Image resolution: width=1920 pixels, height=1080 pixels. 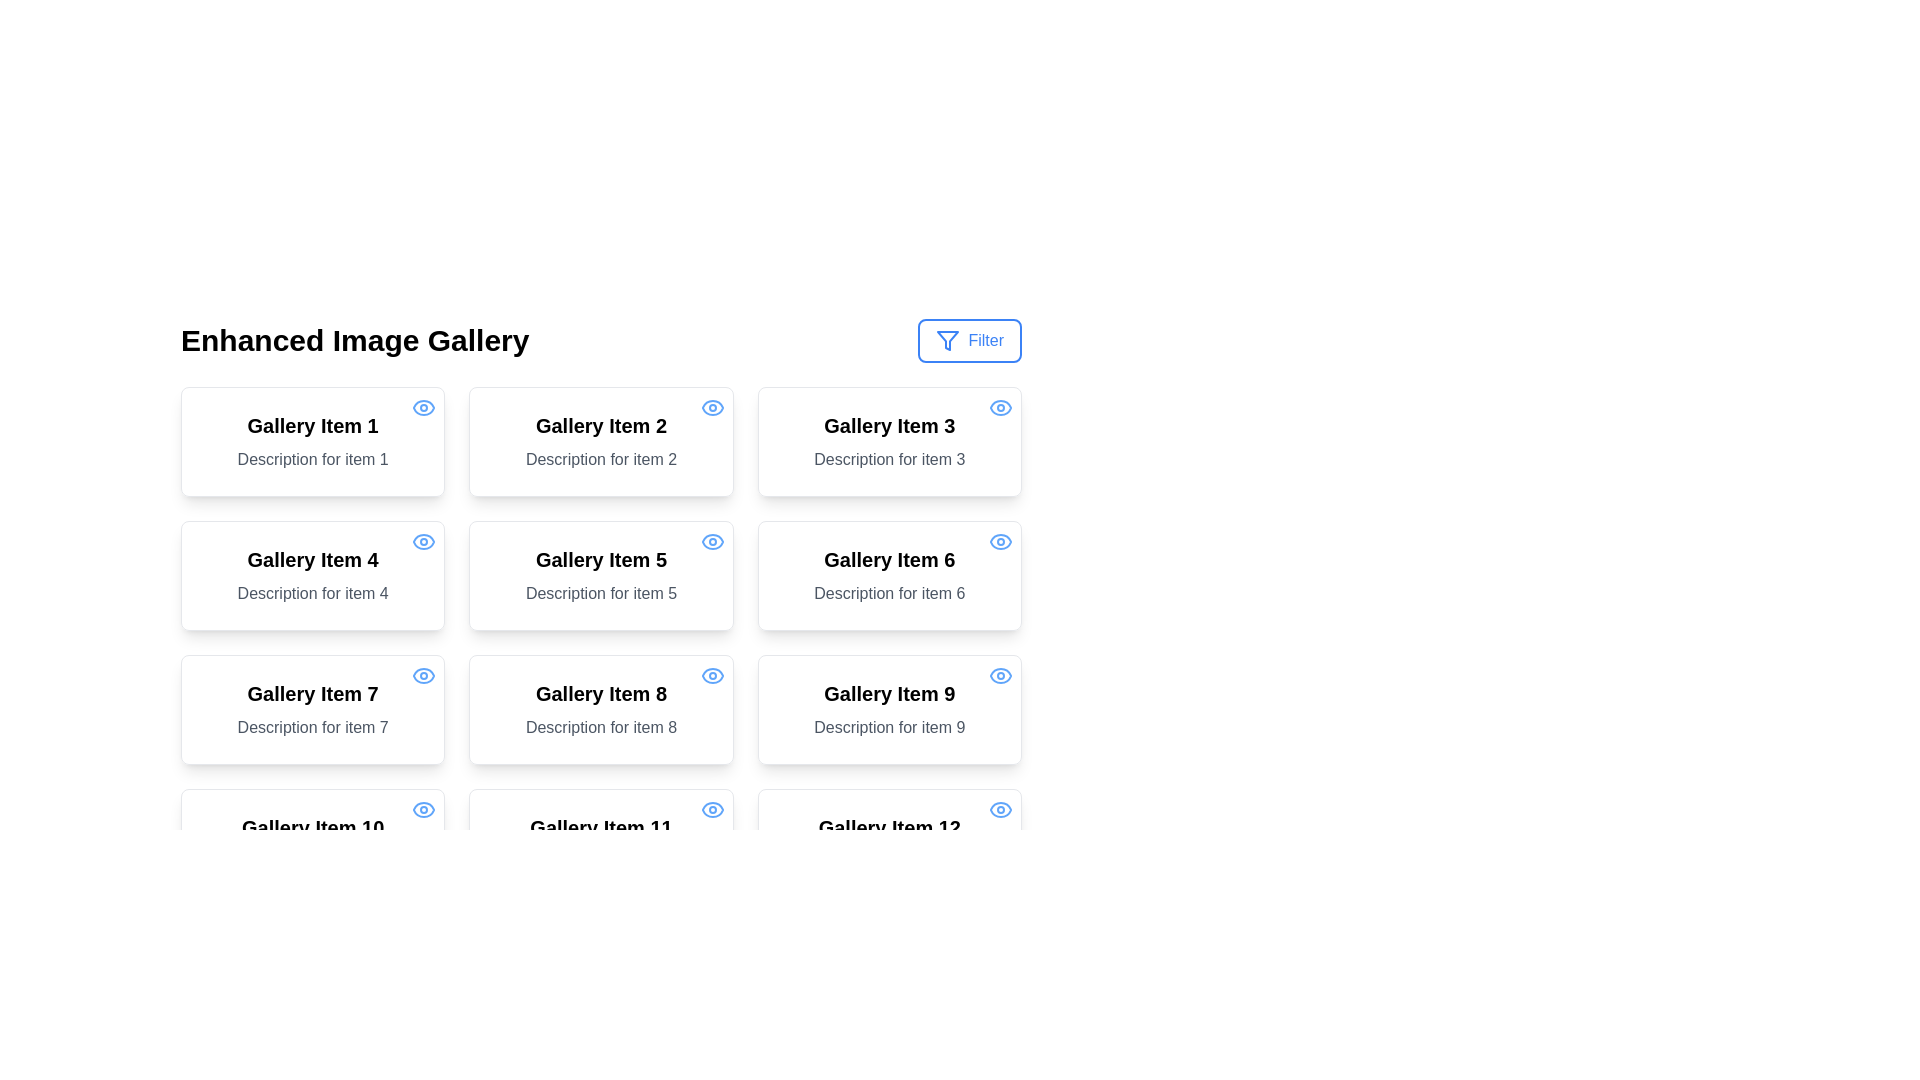 I want to click on the text label reading 'Description for item 5', which is styled in gray and located beneath the title 'Gallery Item 5' in the second row, second column of a grid layout, so click(x=600, y=593).